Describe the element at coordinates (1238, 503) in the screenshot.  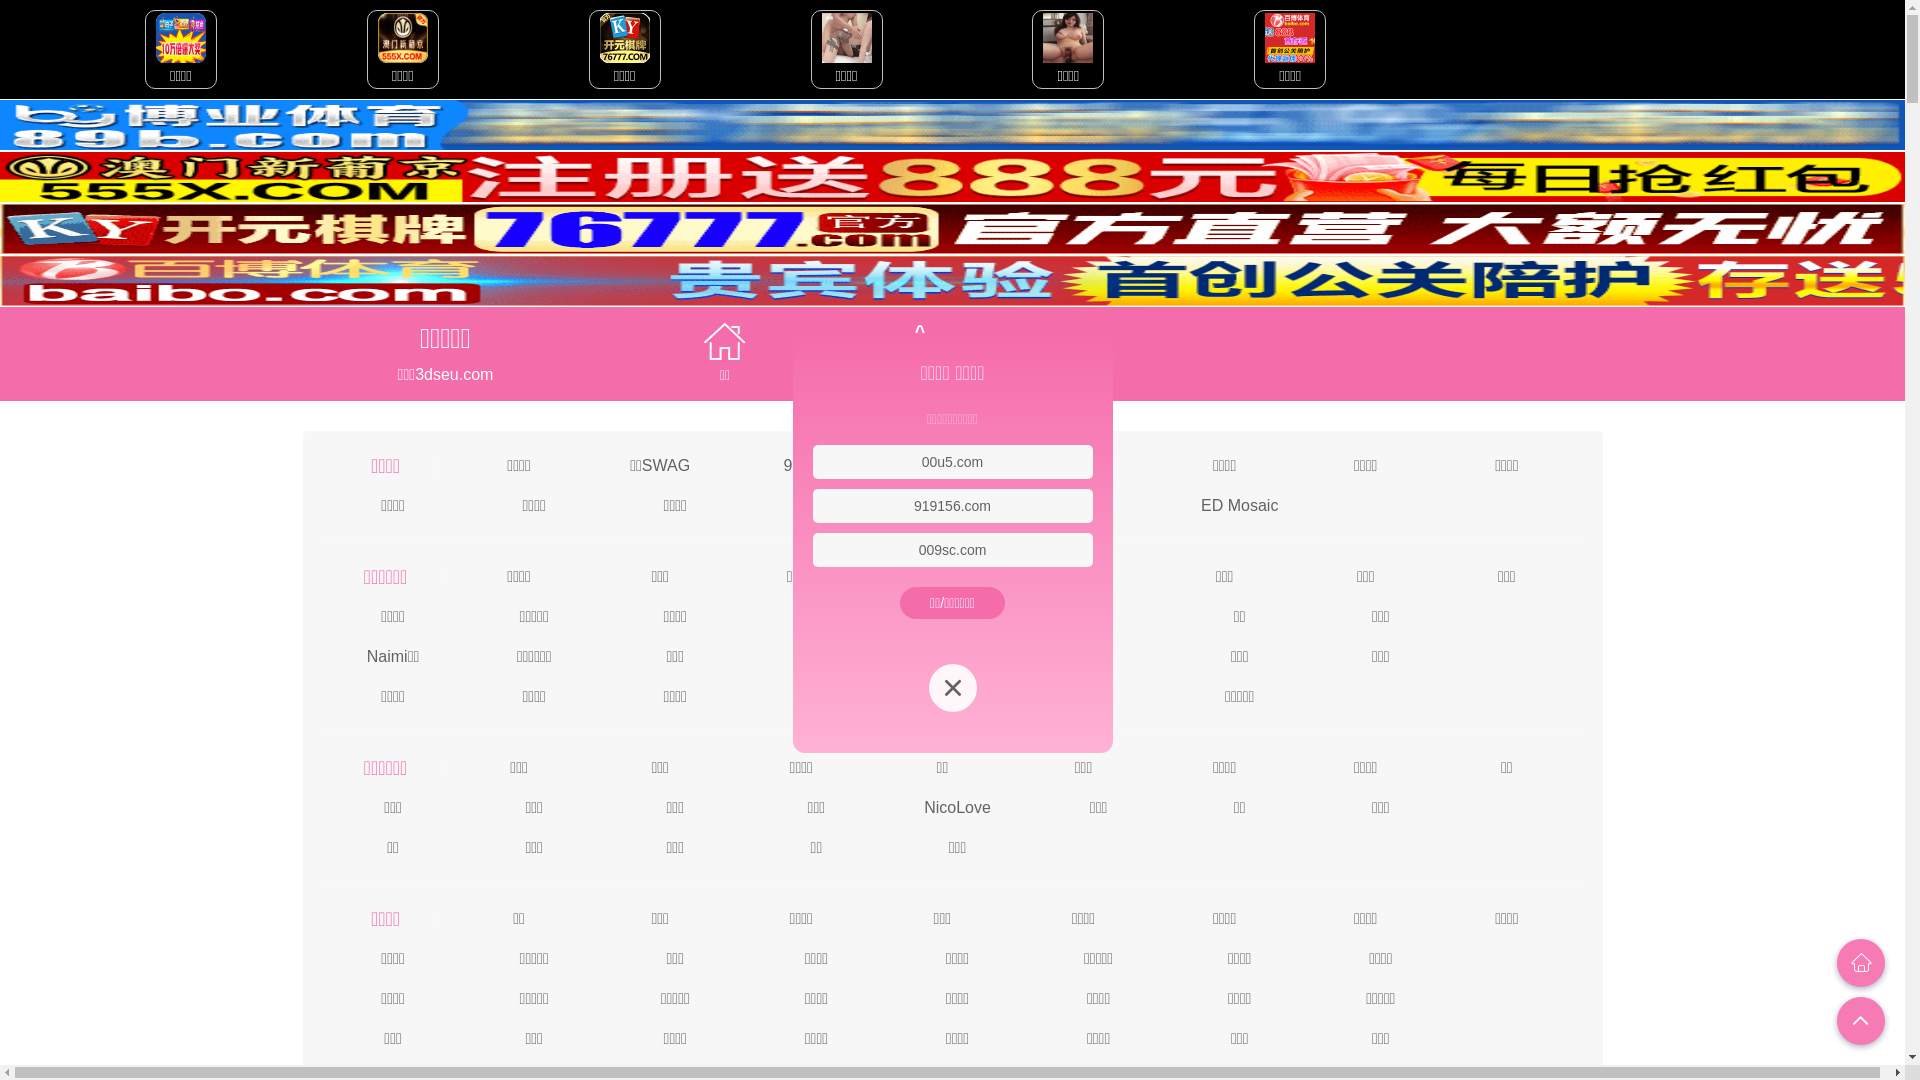
I see `'ED Mosaic'` at that location.